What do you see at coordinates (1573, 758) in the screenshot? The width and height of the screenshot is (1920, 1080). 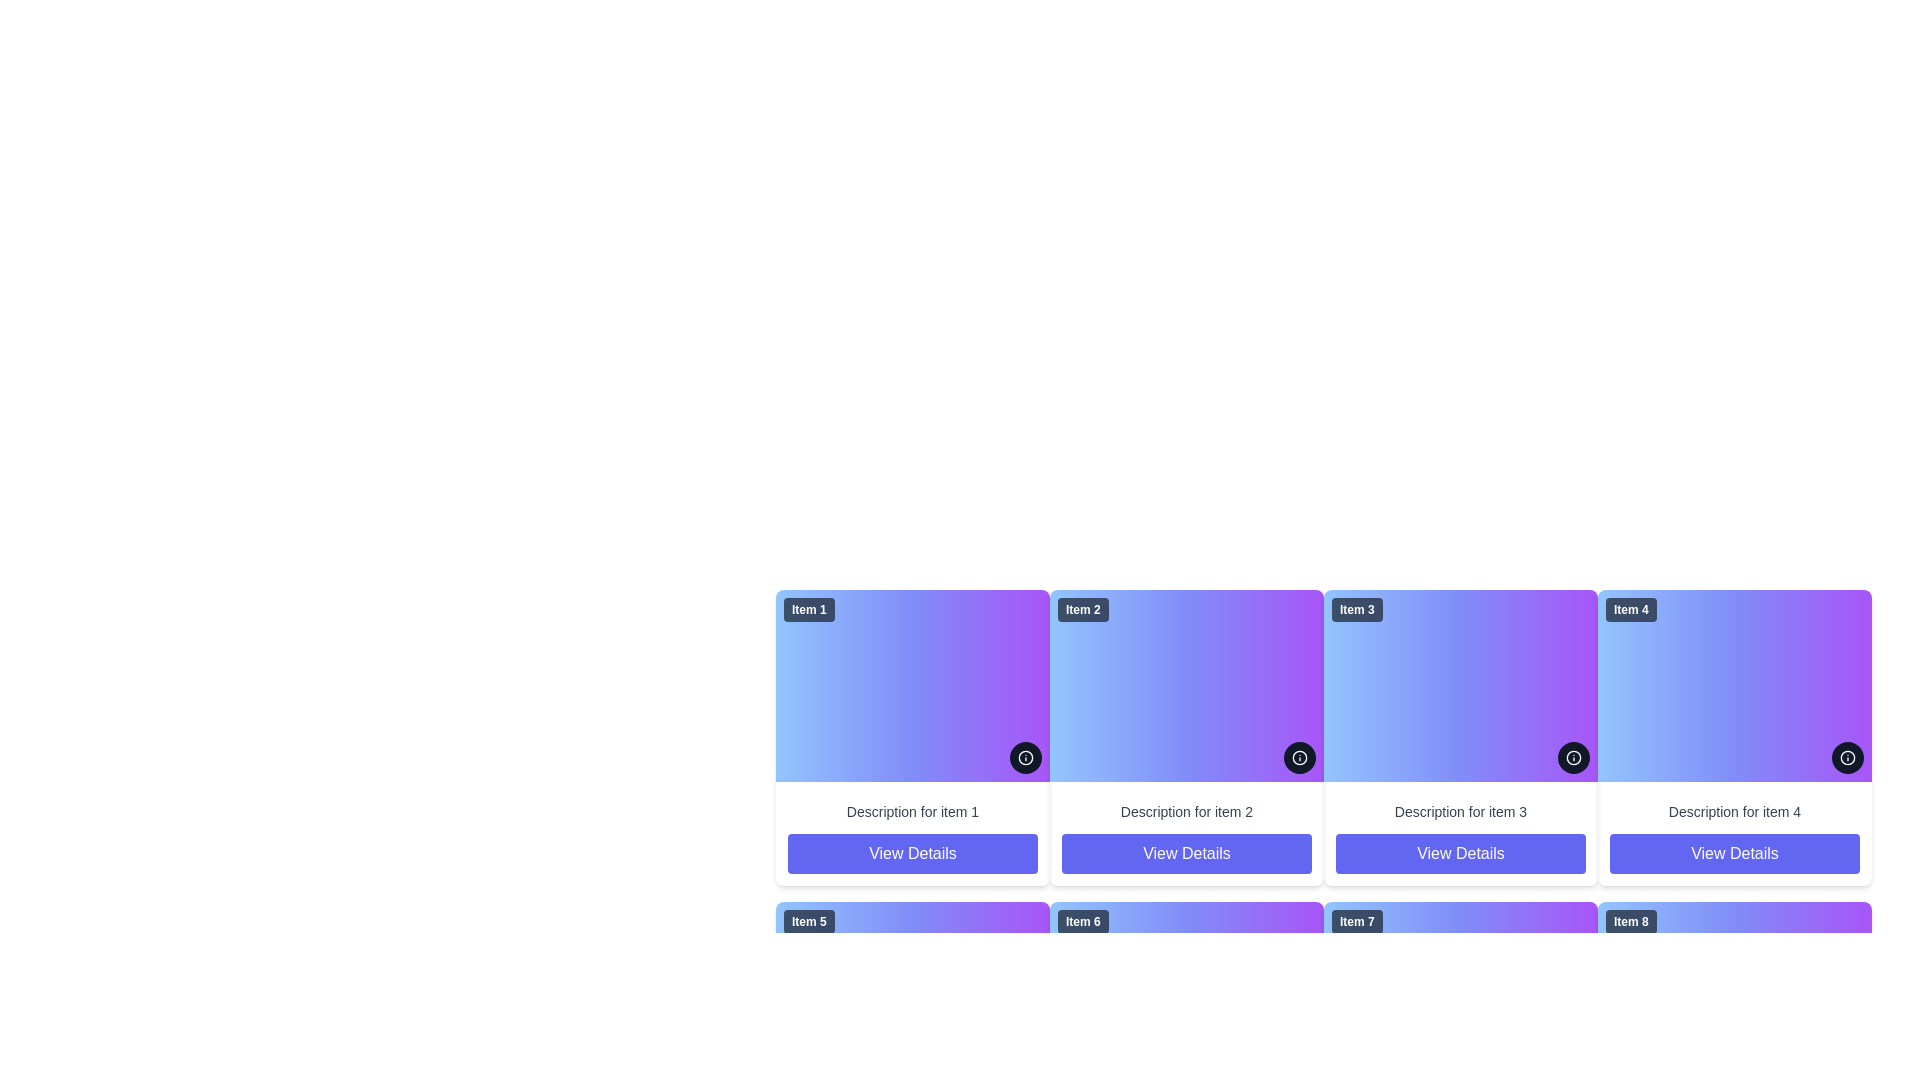 I see `the circular SVG element that is part of the information icon located in the bottom-right corner of the third card in the upper row of the grid for accessibility` at bounding box center [1573, 758].